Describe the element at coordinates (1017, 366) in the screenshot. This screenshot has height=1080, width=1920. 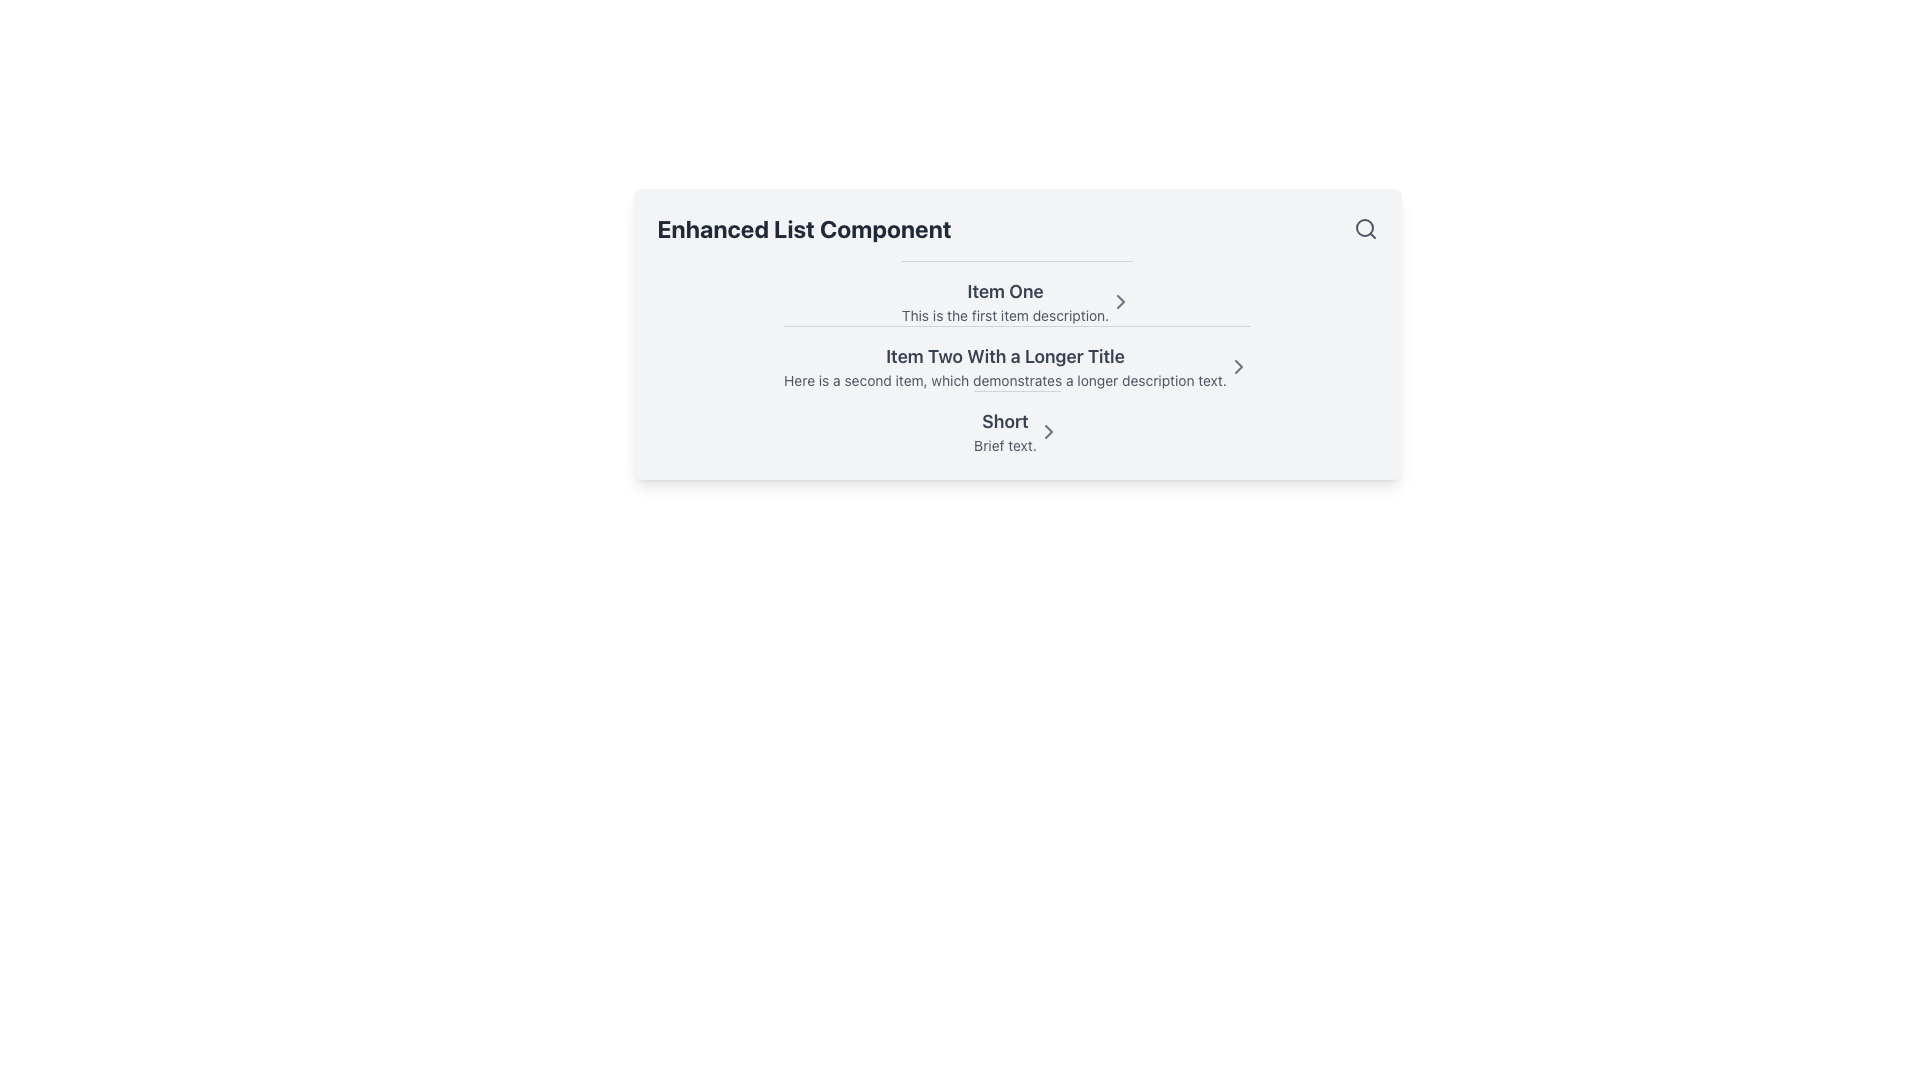
I see `the second item in the vertical list under the 'Enhanced List Component' heading for accessibility navigation` at that location.